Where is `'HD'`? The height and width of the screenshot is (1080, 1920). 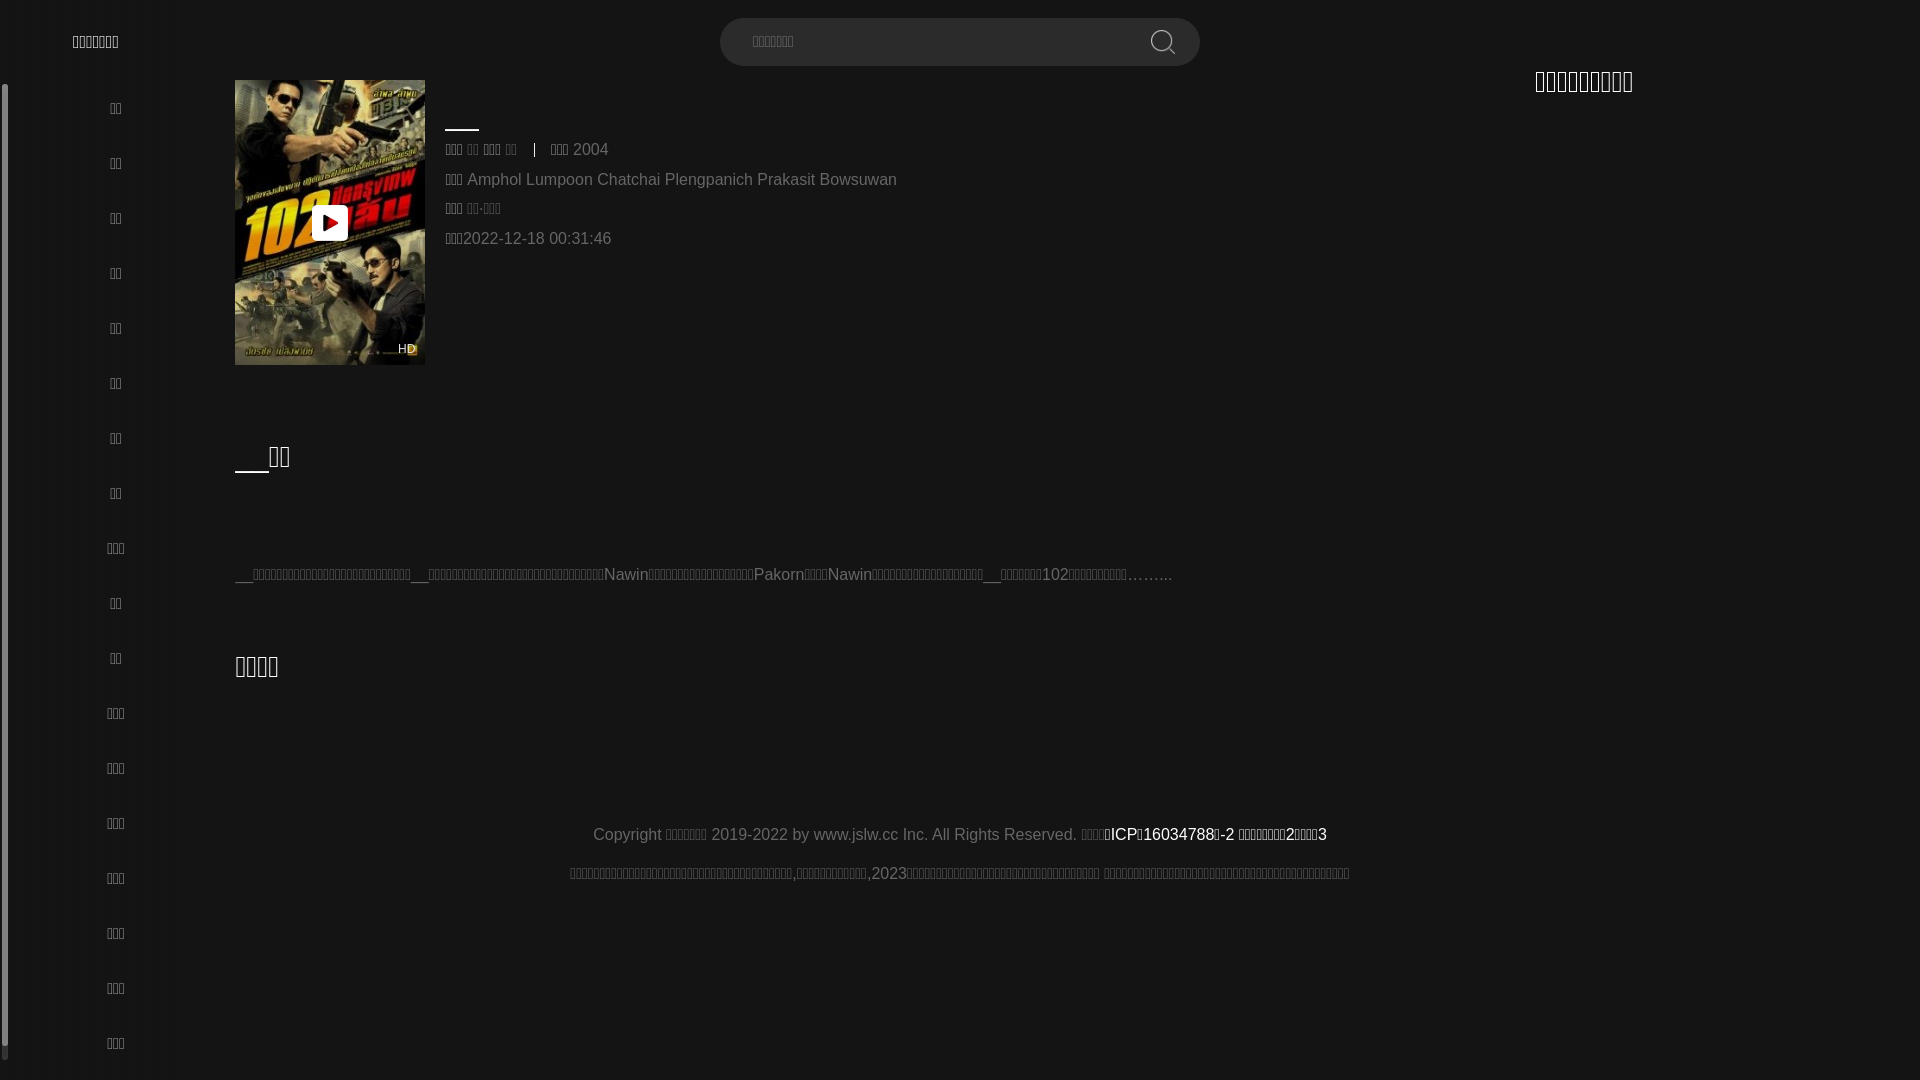 'HD' is located at coordinates (330, 222).